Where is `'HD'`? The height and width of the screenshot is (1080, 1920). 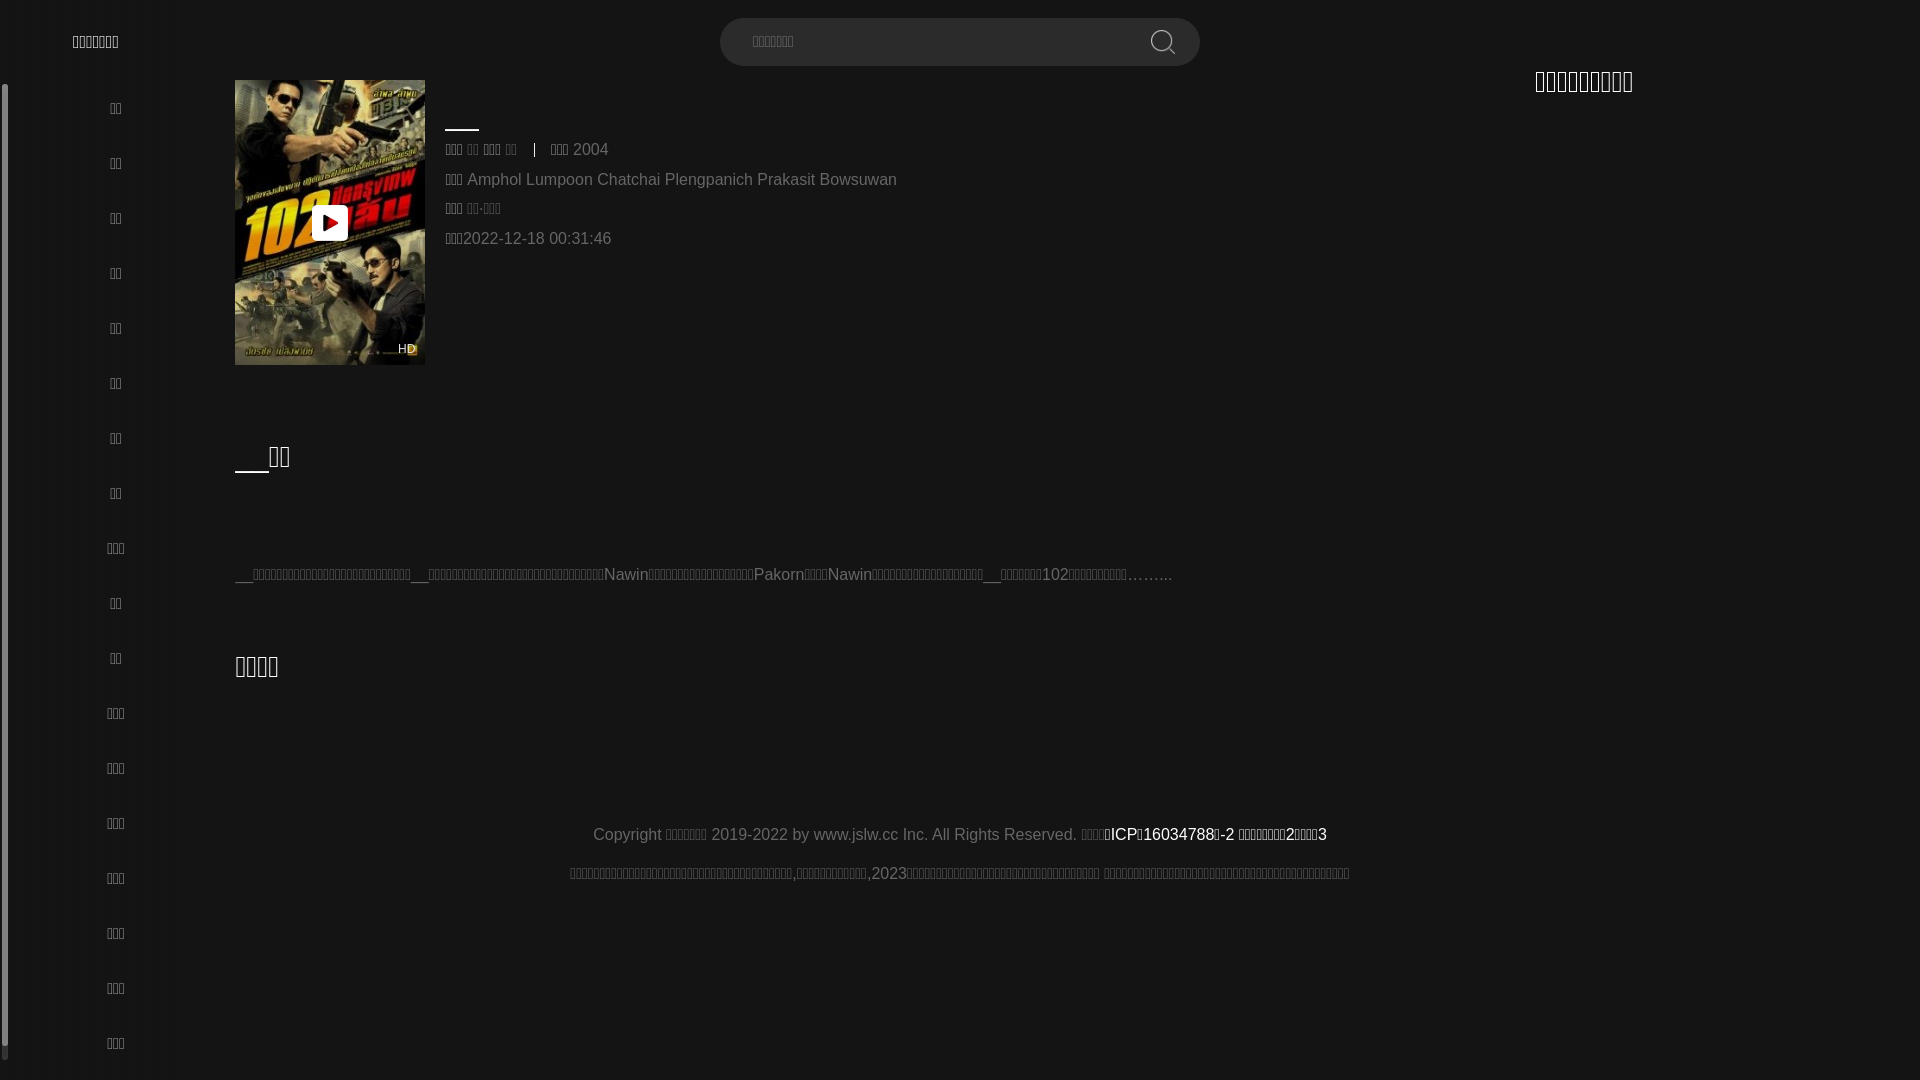 'HD' is located at coordinates (330, 222).